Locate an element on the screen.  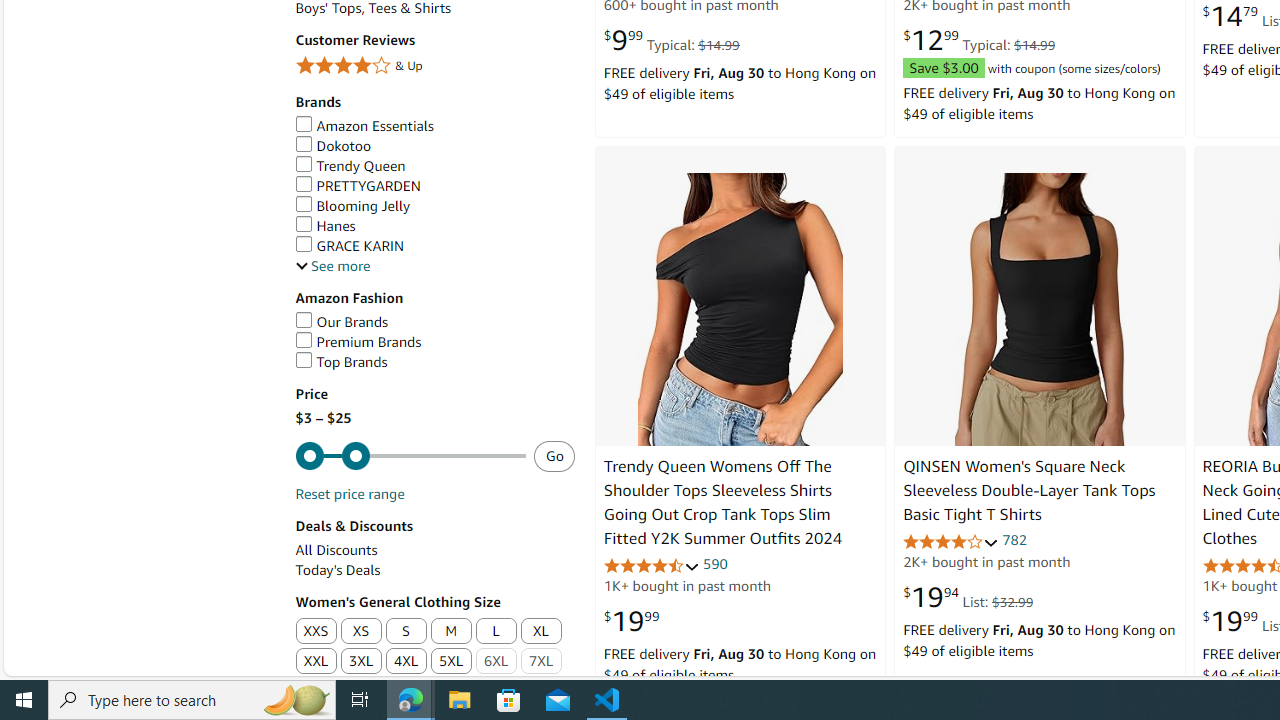
'590' is located at coordinates (715, 563).